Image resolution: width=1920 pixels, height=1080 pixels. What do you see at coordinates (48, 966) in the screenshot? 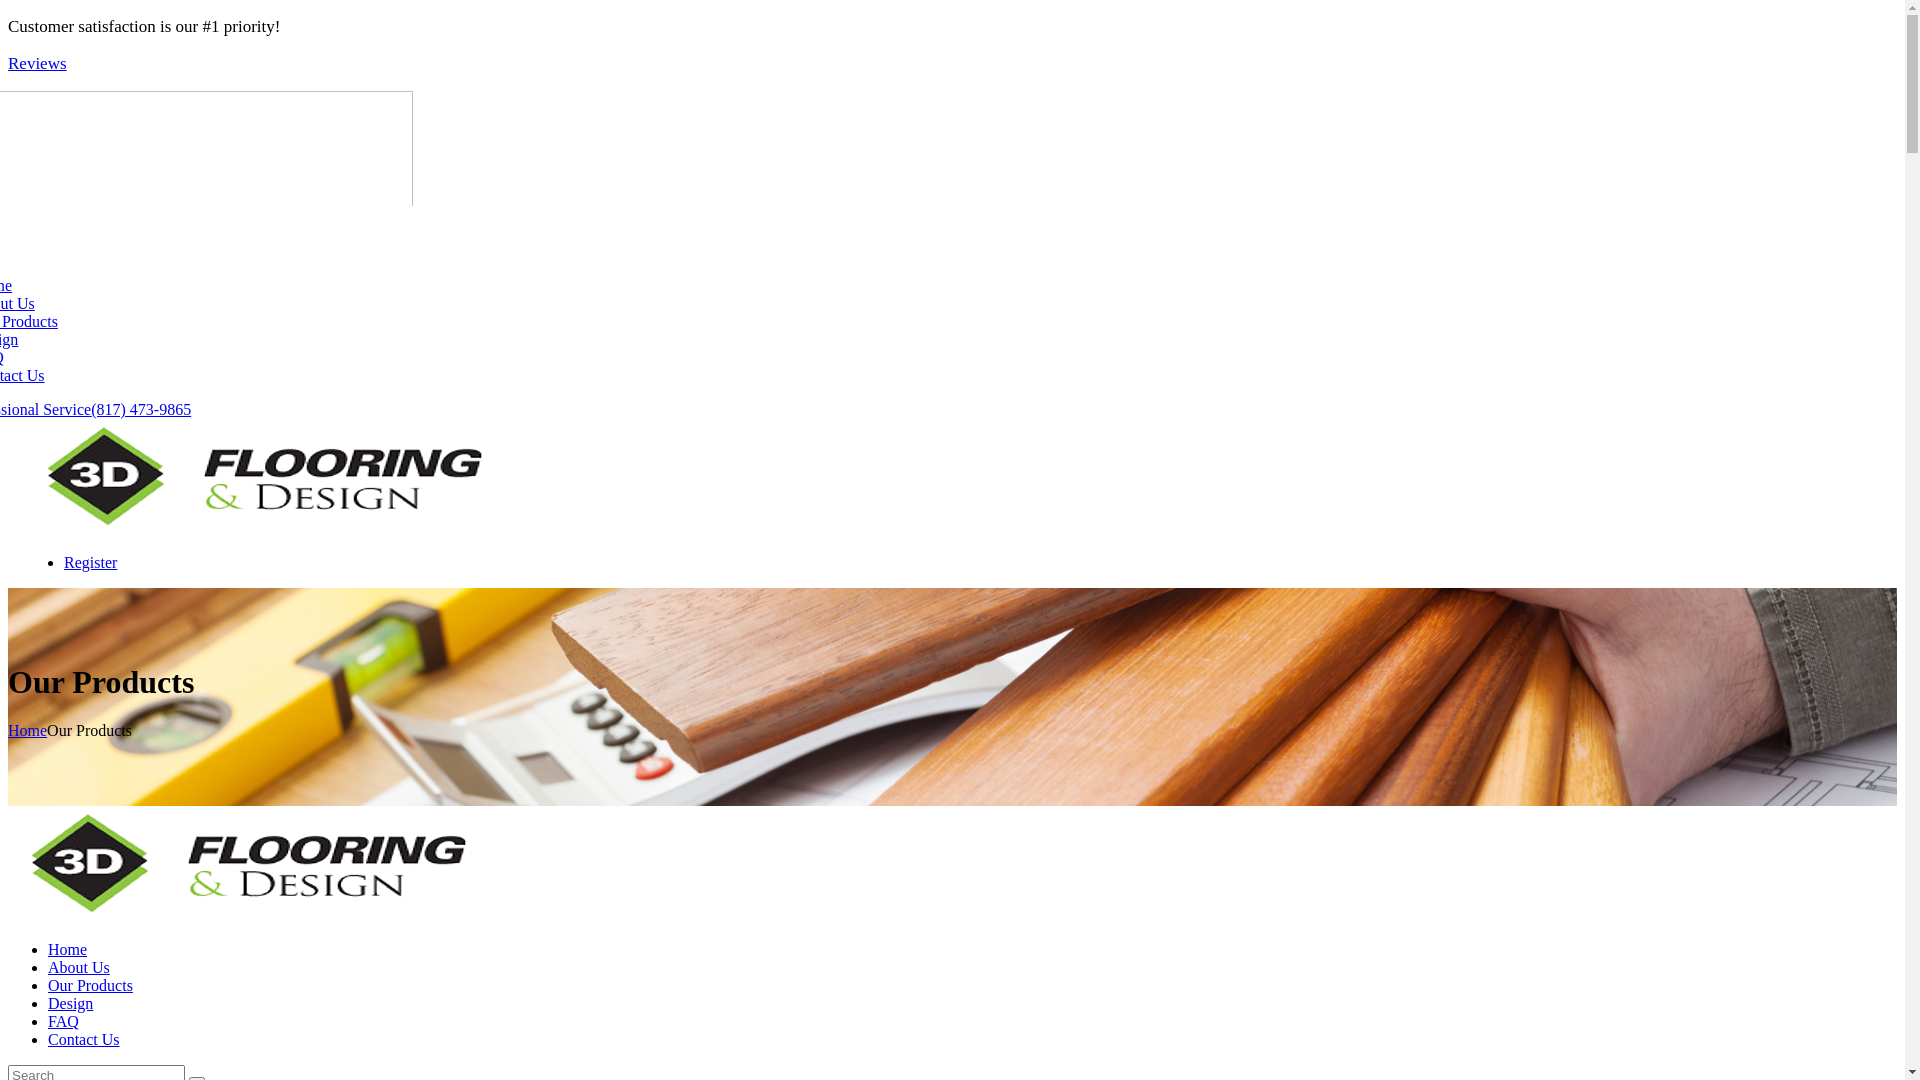
I see `'About Us'` at bounding box center [48, 966].